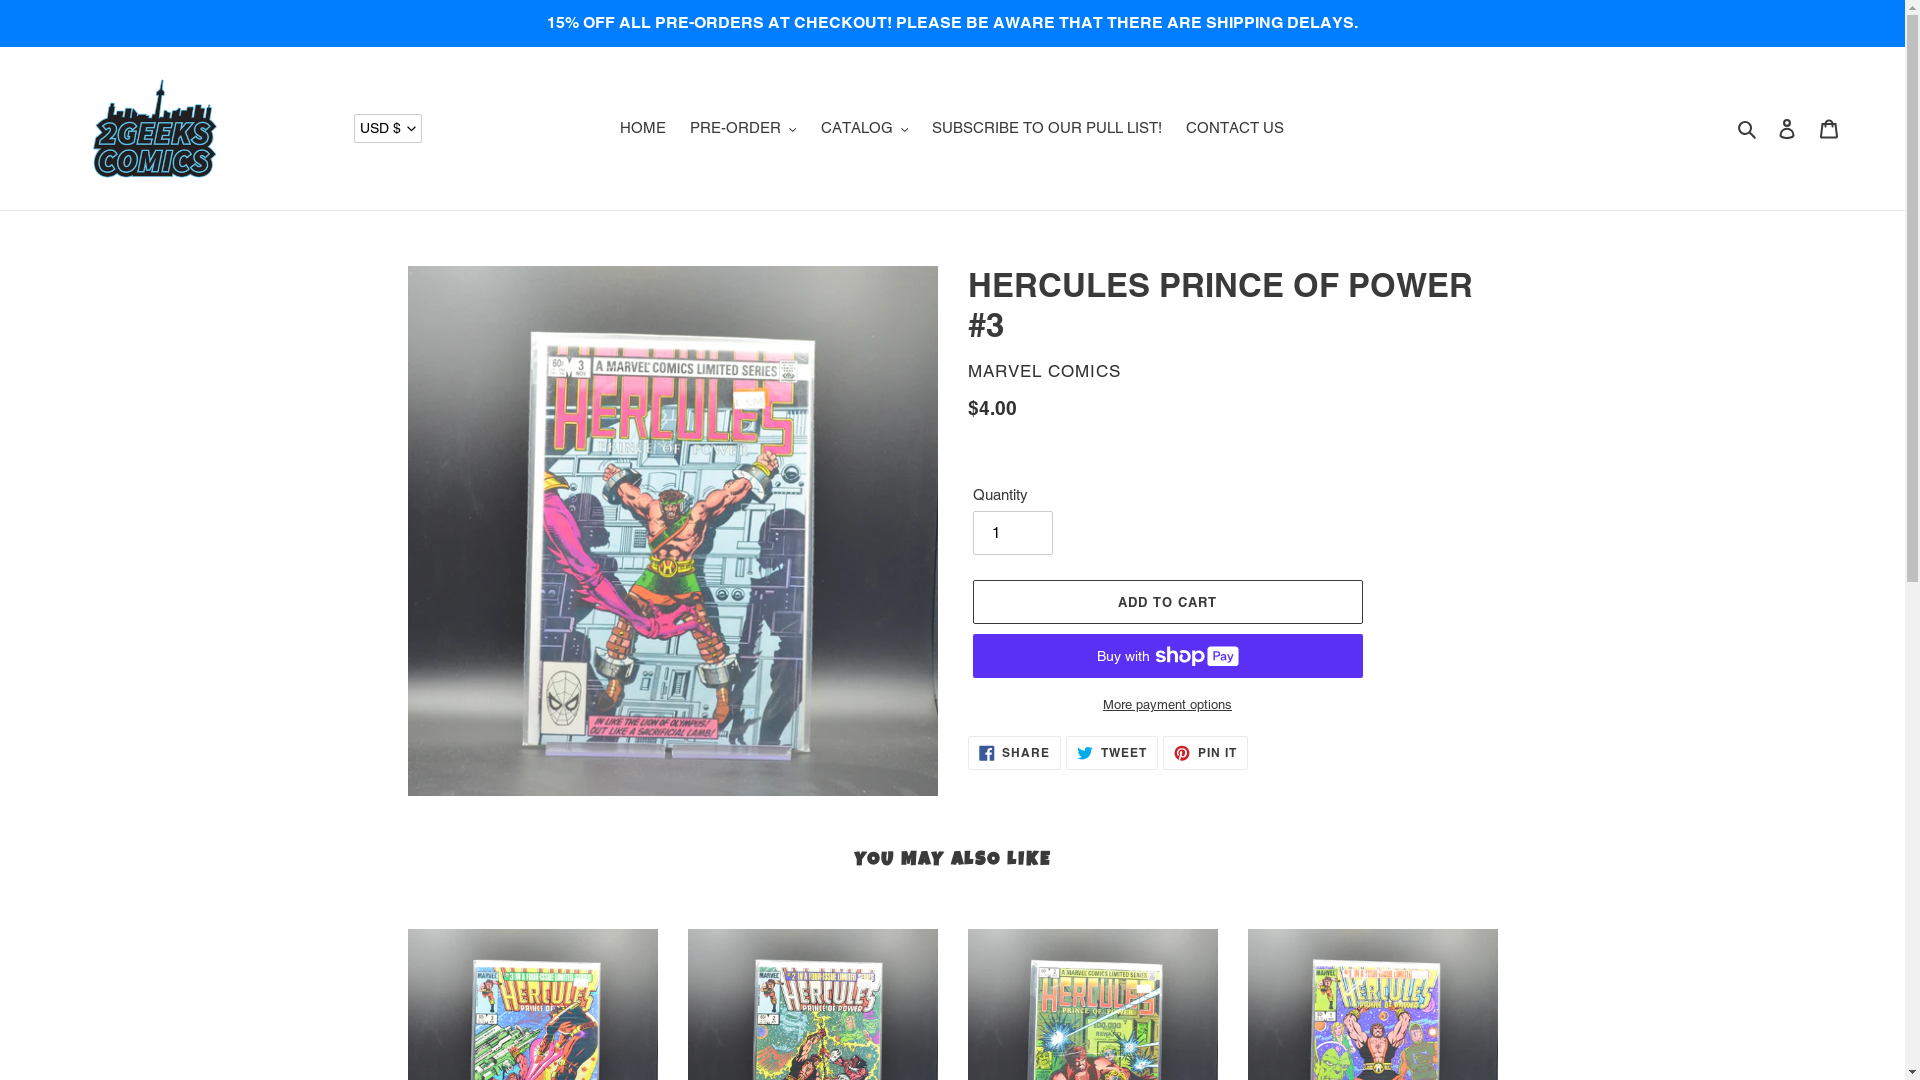 The height and width of the screenshot is (1080, 1920). What do you see at coordinates (1747, 128) in the screenshot?
I see `'Search'` at bounding box center [1747, 128].